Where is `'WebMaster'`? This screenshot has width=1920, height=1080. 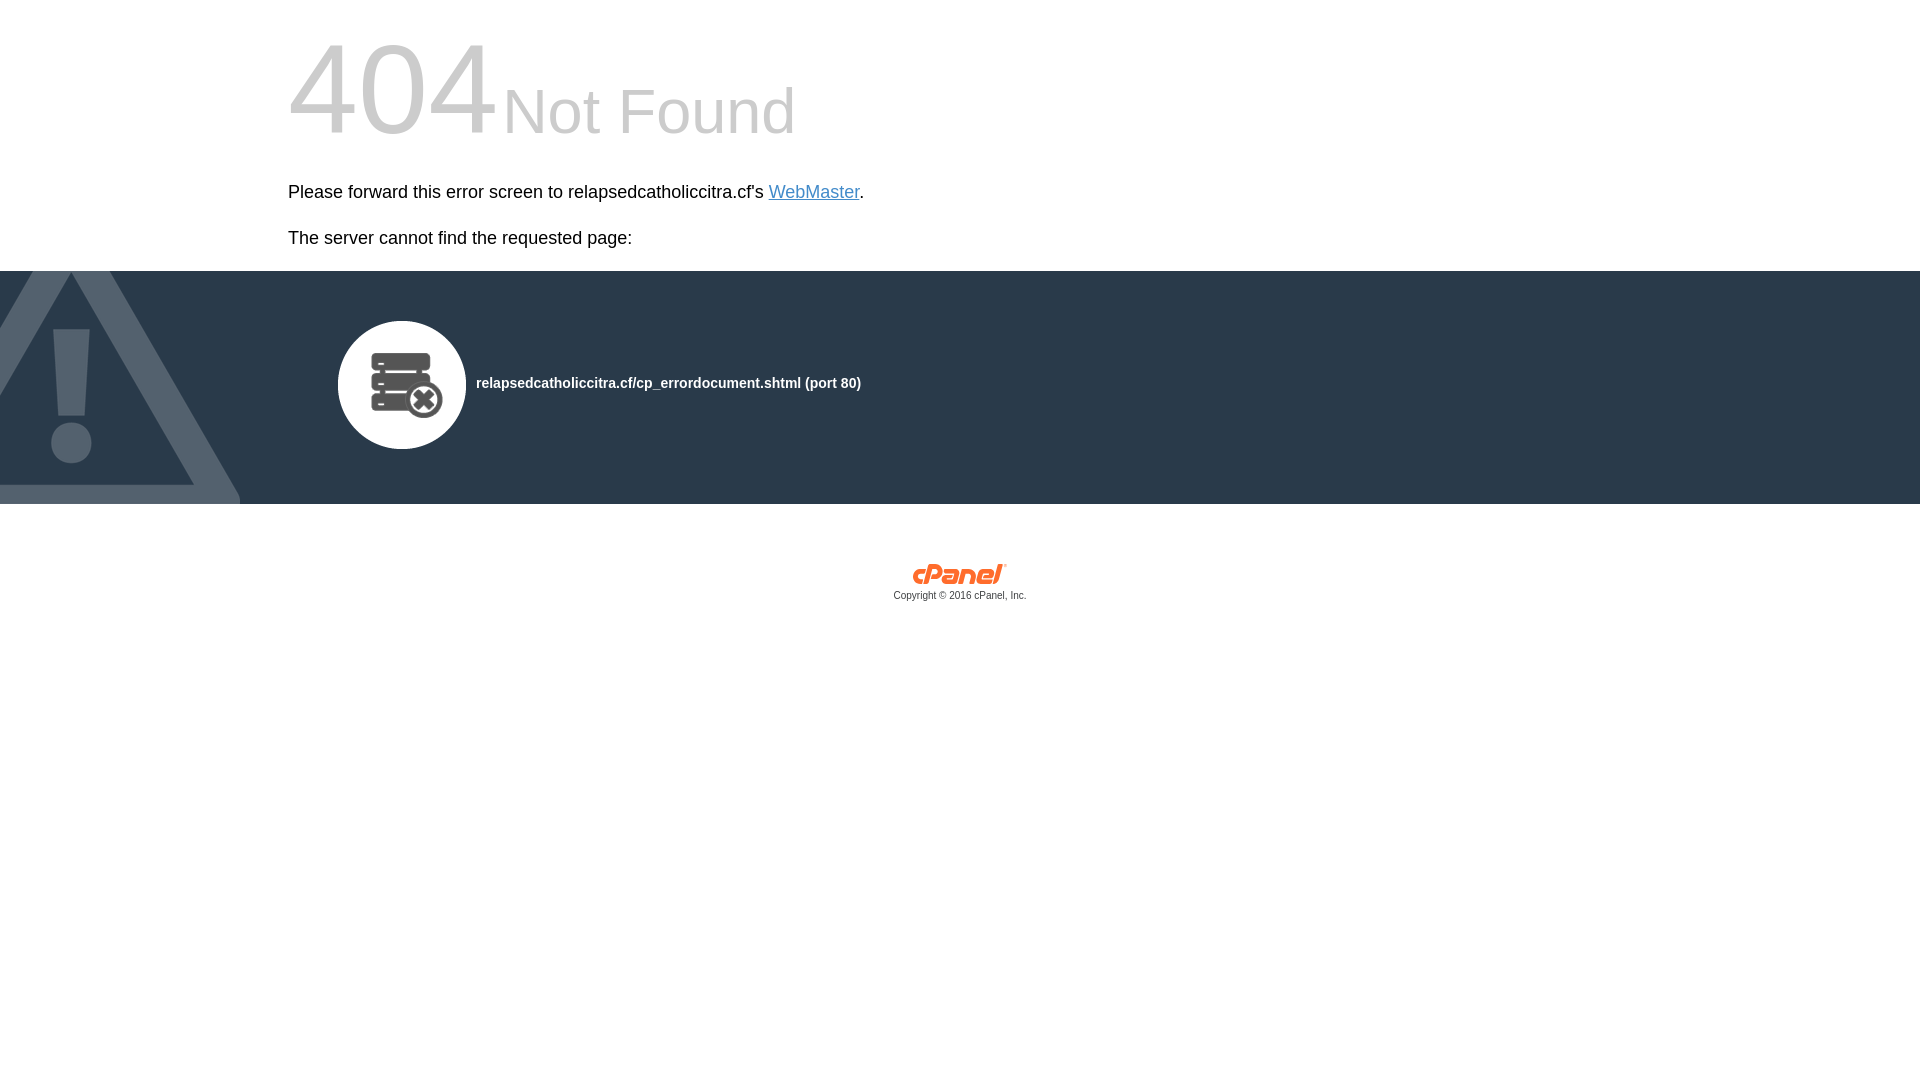 'WebMaster' is located at coordinates (814, 192).